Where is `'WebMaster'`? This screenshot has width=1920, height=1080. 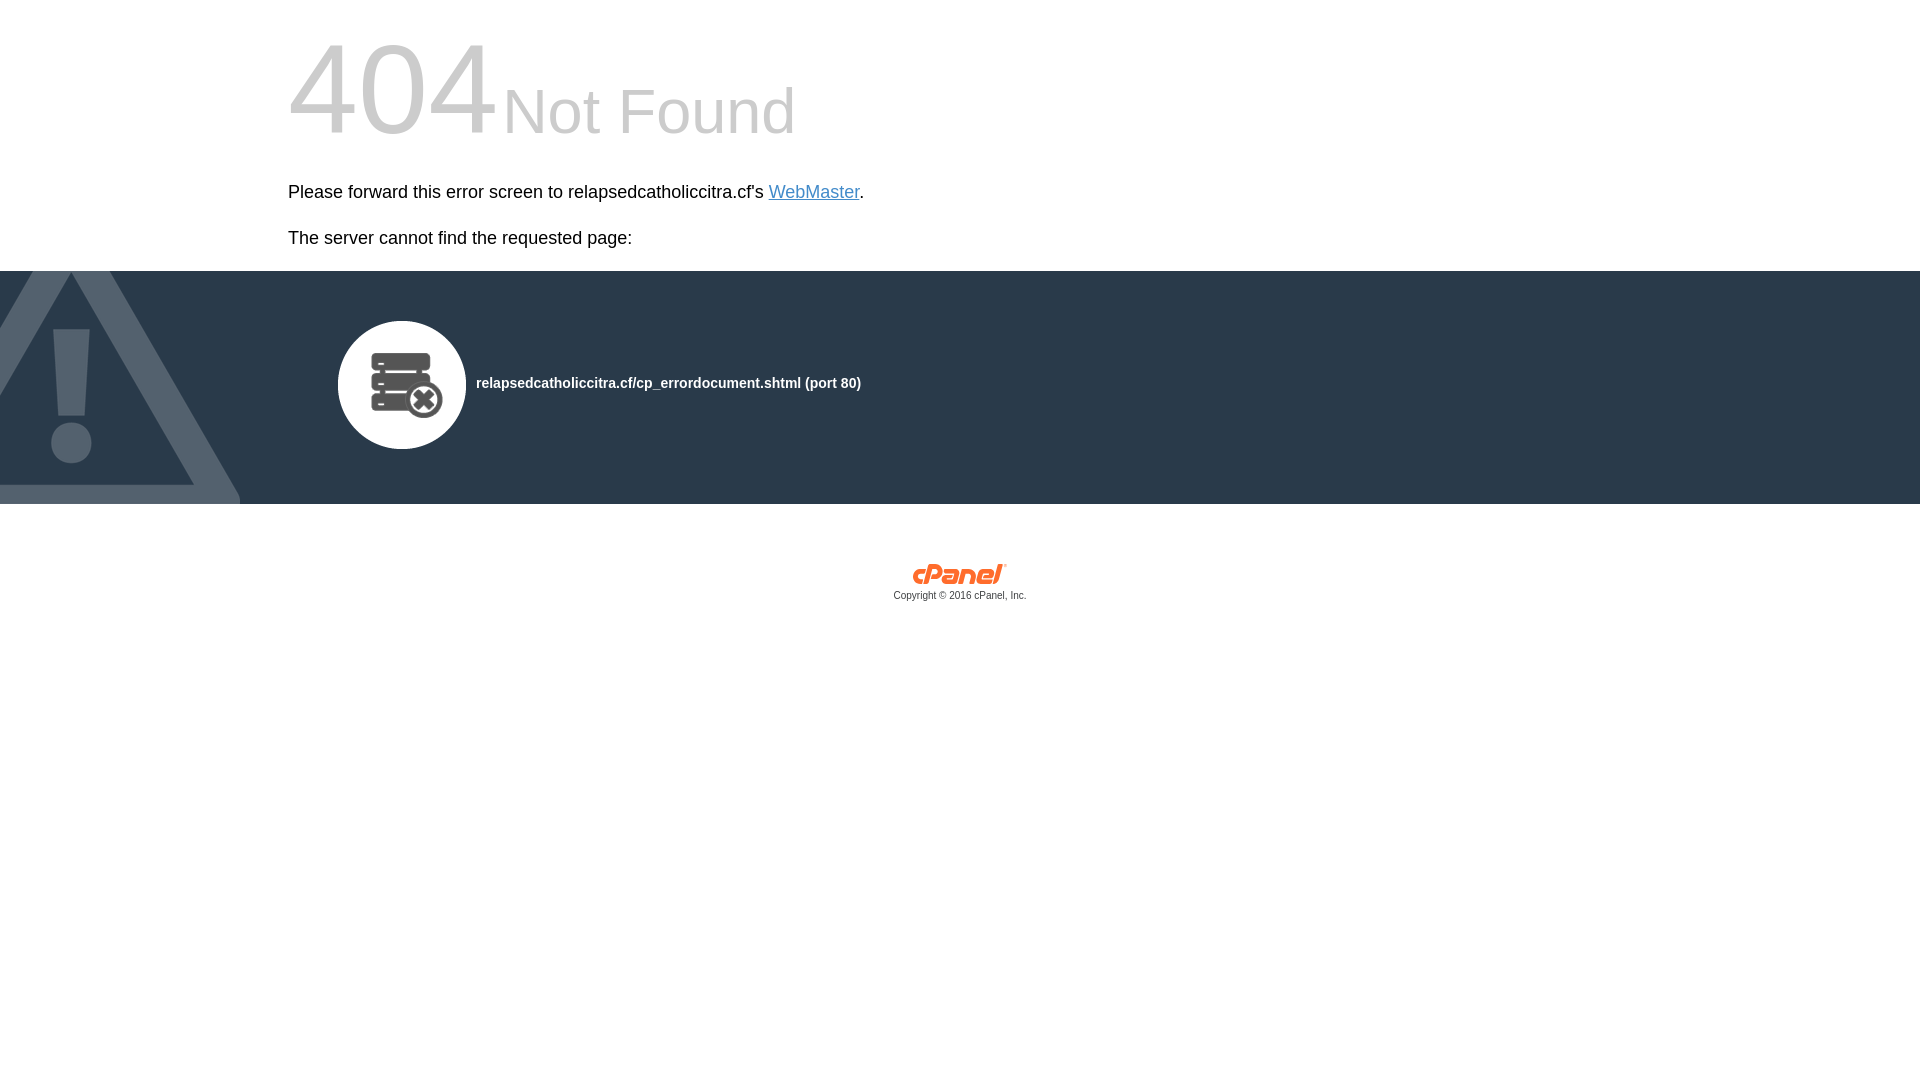 'WebMaster' is located at coordinates (814, 192).